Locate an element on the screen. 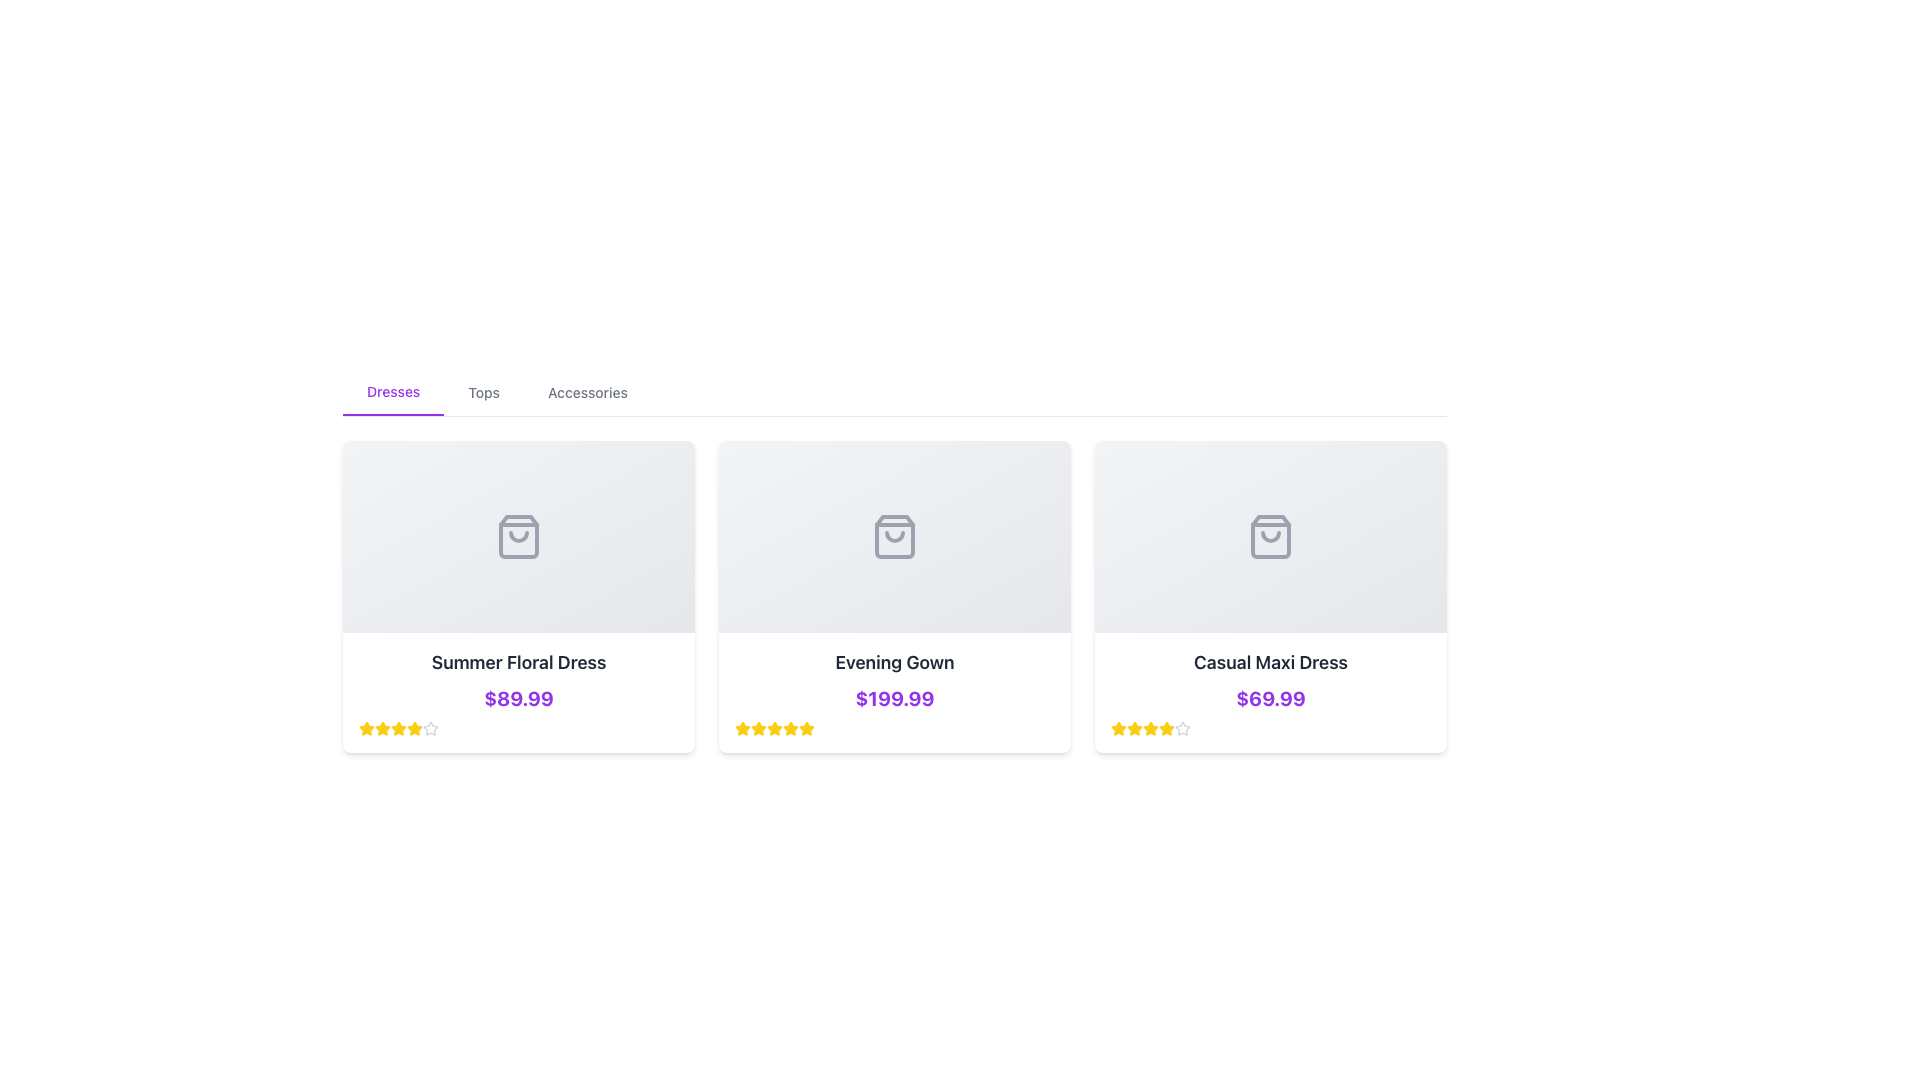  the interactive text label displaying the price '$199.99' for the 'Evening Gown' product, which is visually styled with bold, large purple text and located in the center card below the product name is located at coordinates (893, 697).